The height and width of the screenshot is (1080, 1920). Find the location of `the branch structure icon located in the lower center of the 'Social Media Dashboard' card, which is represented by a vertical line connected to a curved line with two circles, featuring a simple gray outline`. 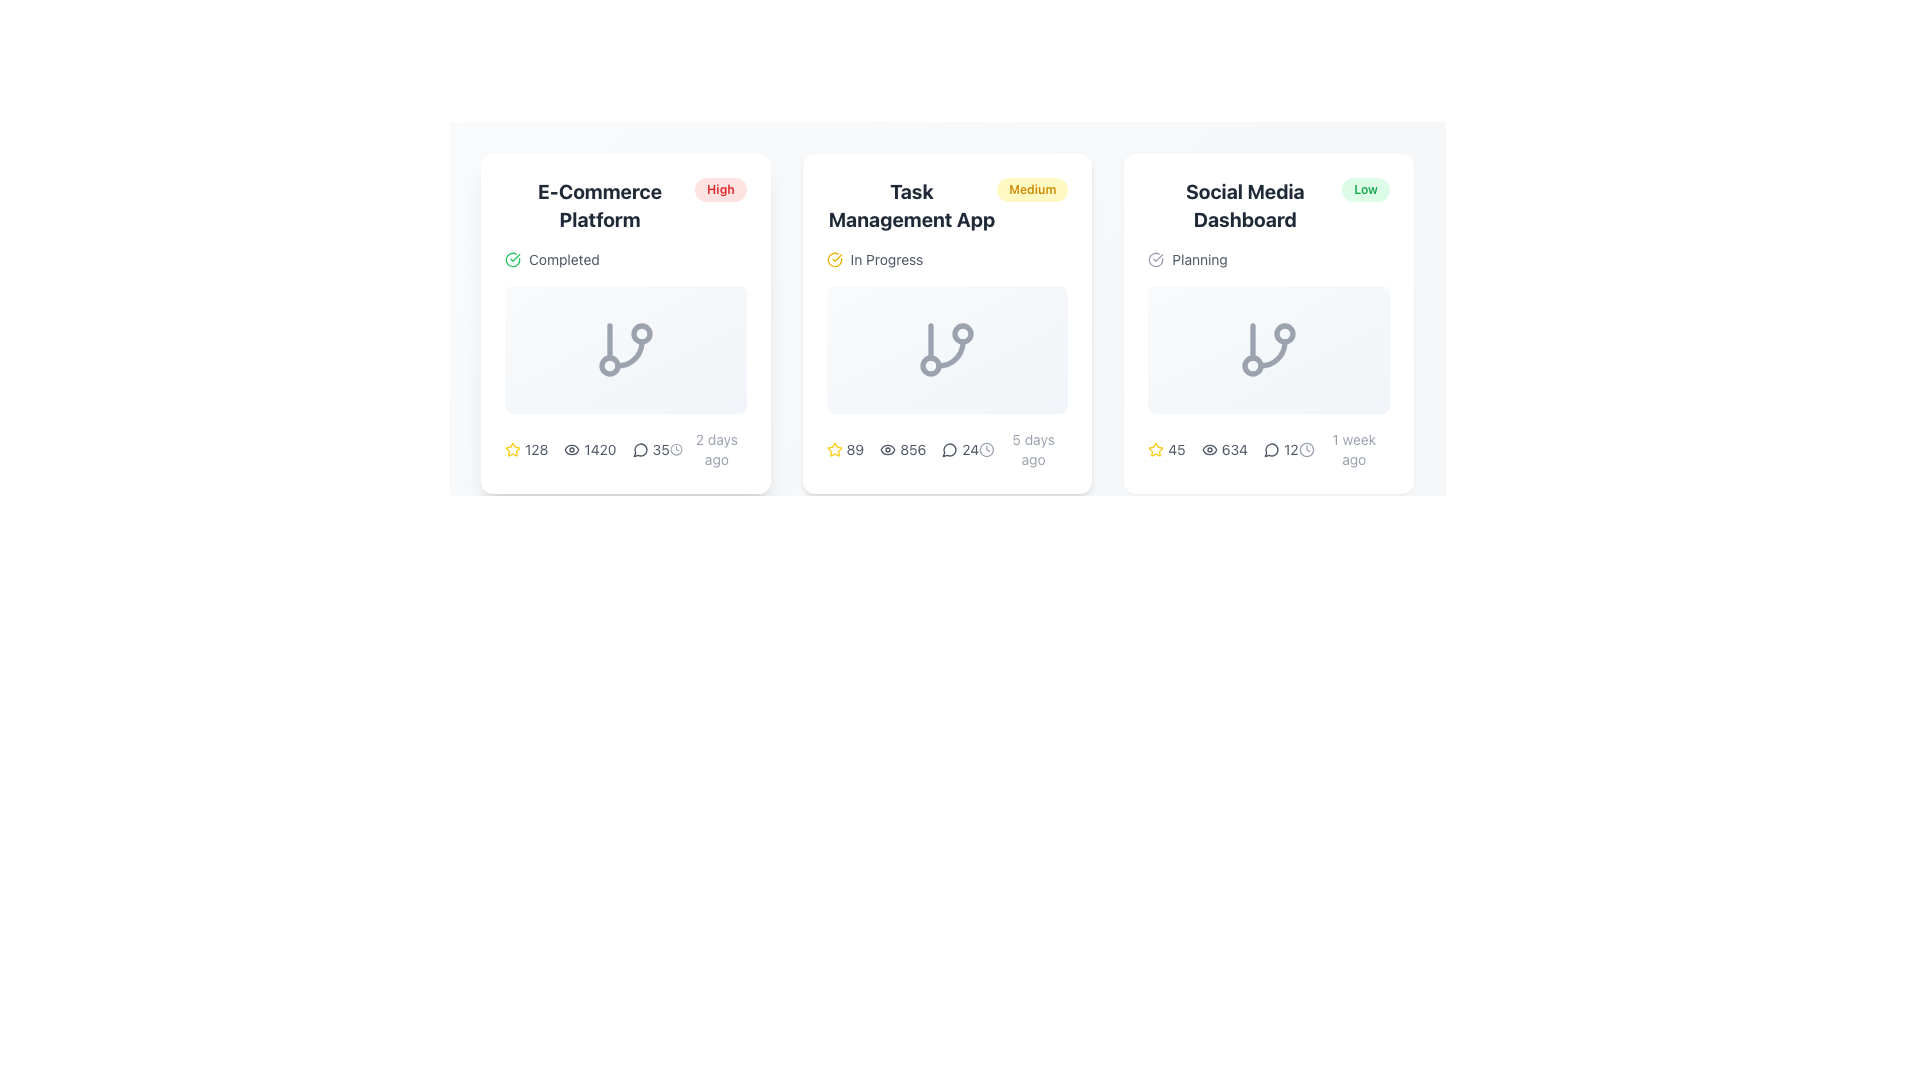

the branch structure icon located in the lower center of the 'Social Media Dashboard' card, which is represented by a vertical line connected to a curved line with two circles, featuring a simple gray outline is located at coordinates (1268, 349).